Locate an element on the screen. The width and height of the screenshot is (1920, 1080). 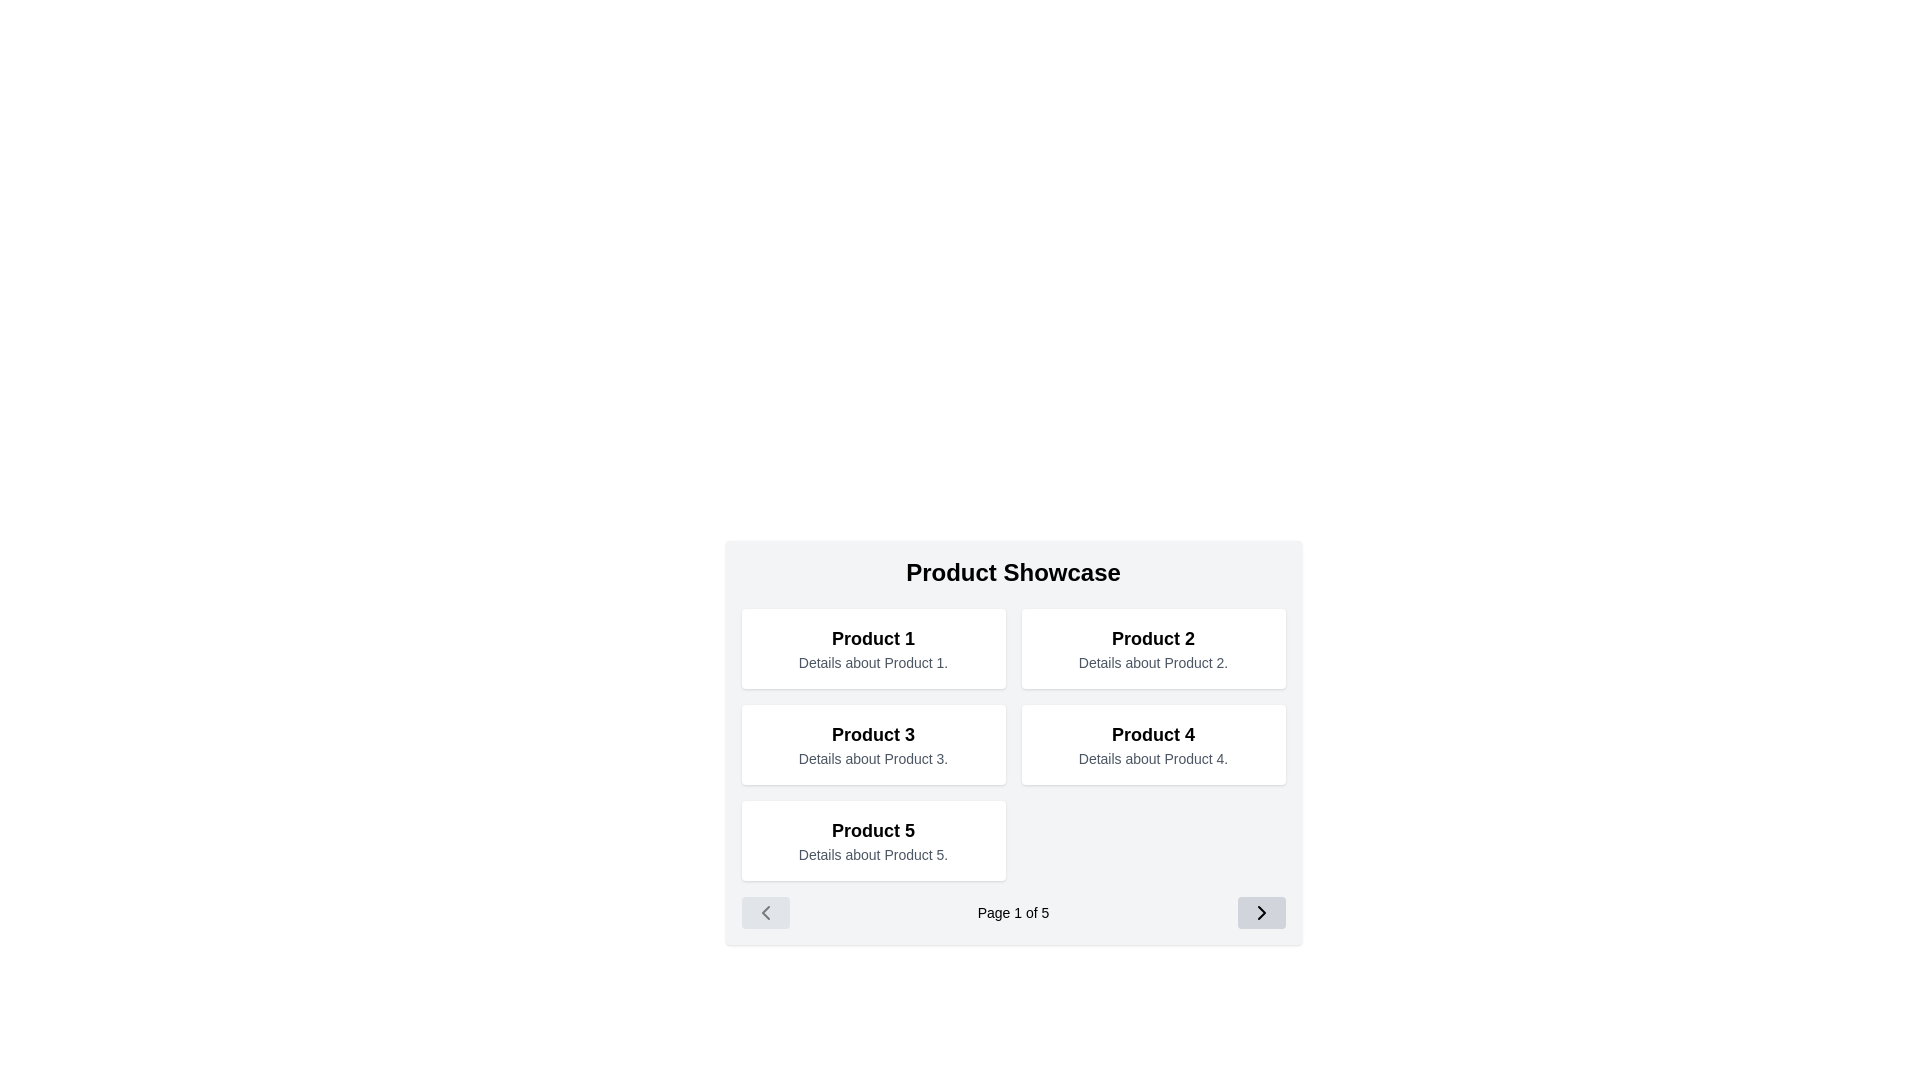
the text label displaying 'Product 1' which is located in the top-left cell of the product showcase section is located at coordinates (873, 639).